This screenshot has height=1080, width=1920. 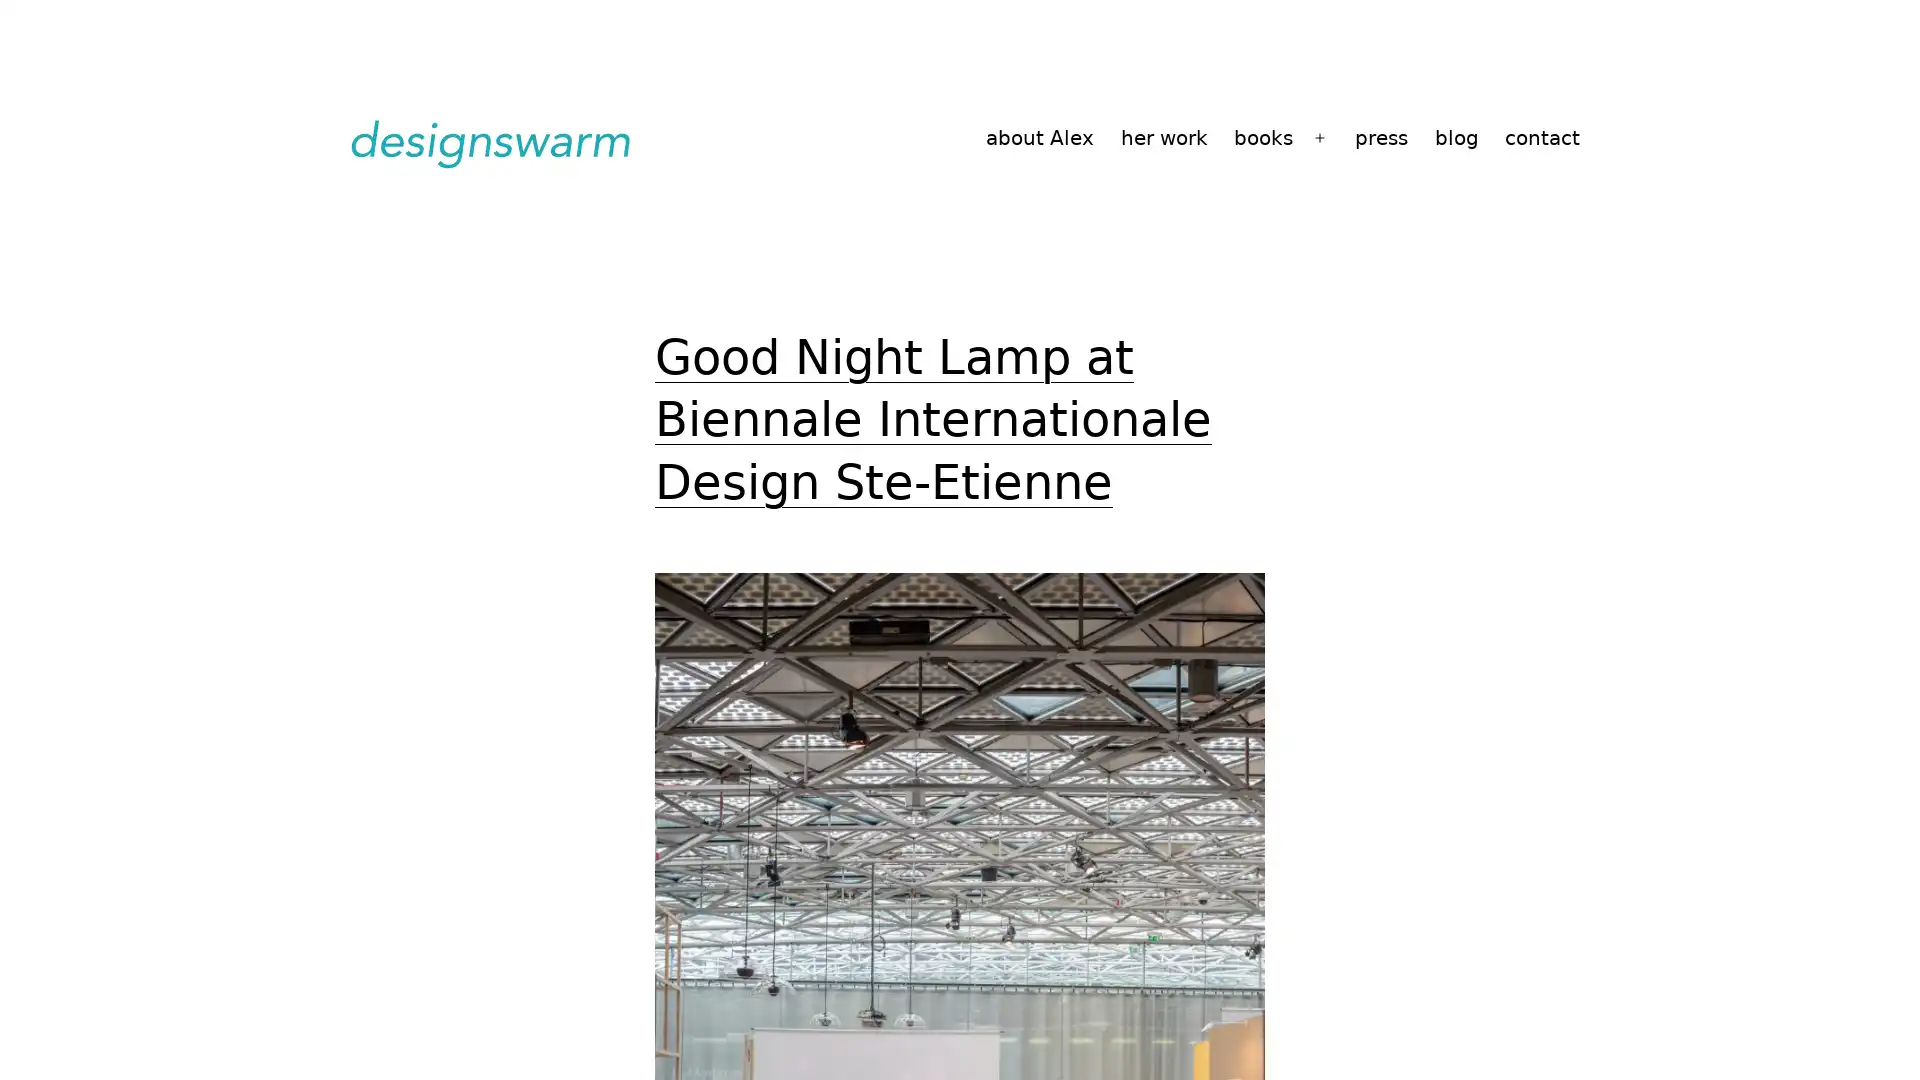 What do you see at coordinates (1320, 137) in the screenshot?
I see `Open menu` at bounding box center [1320, 137].